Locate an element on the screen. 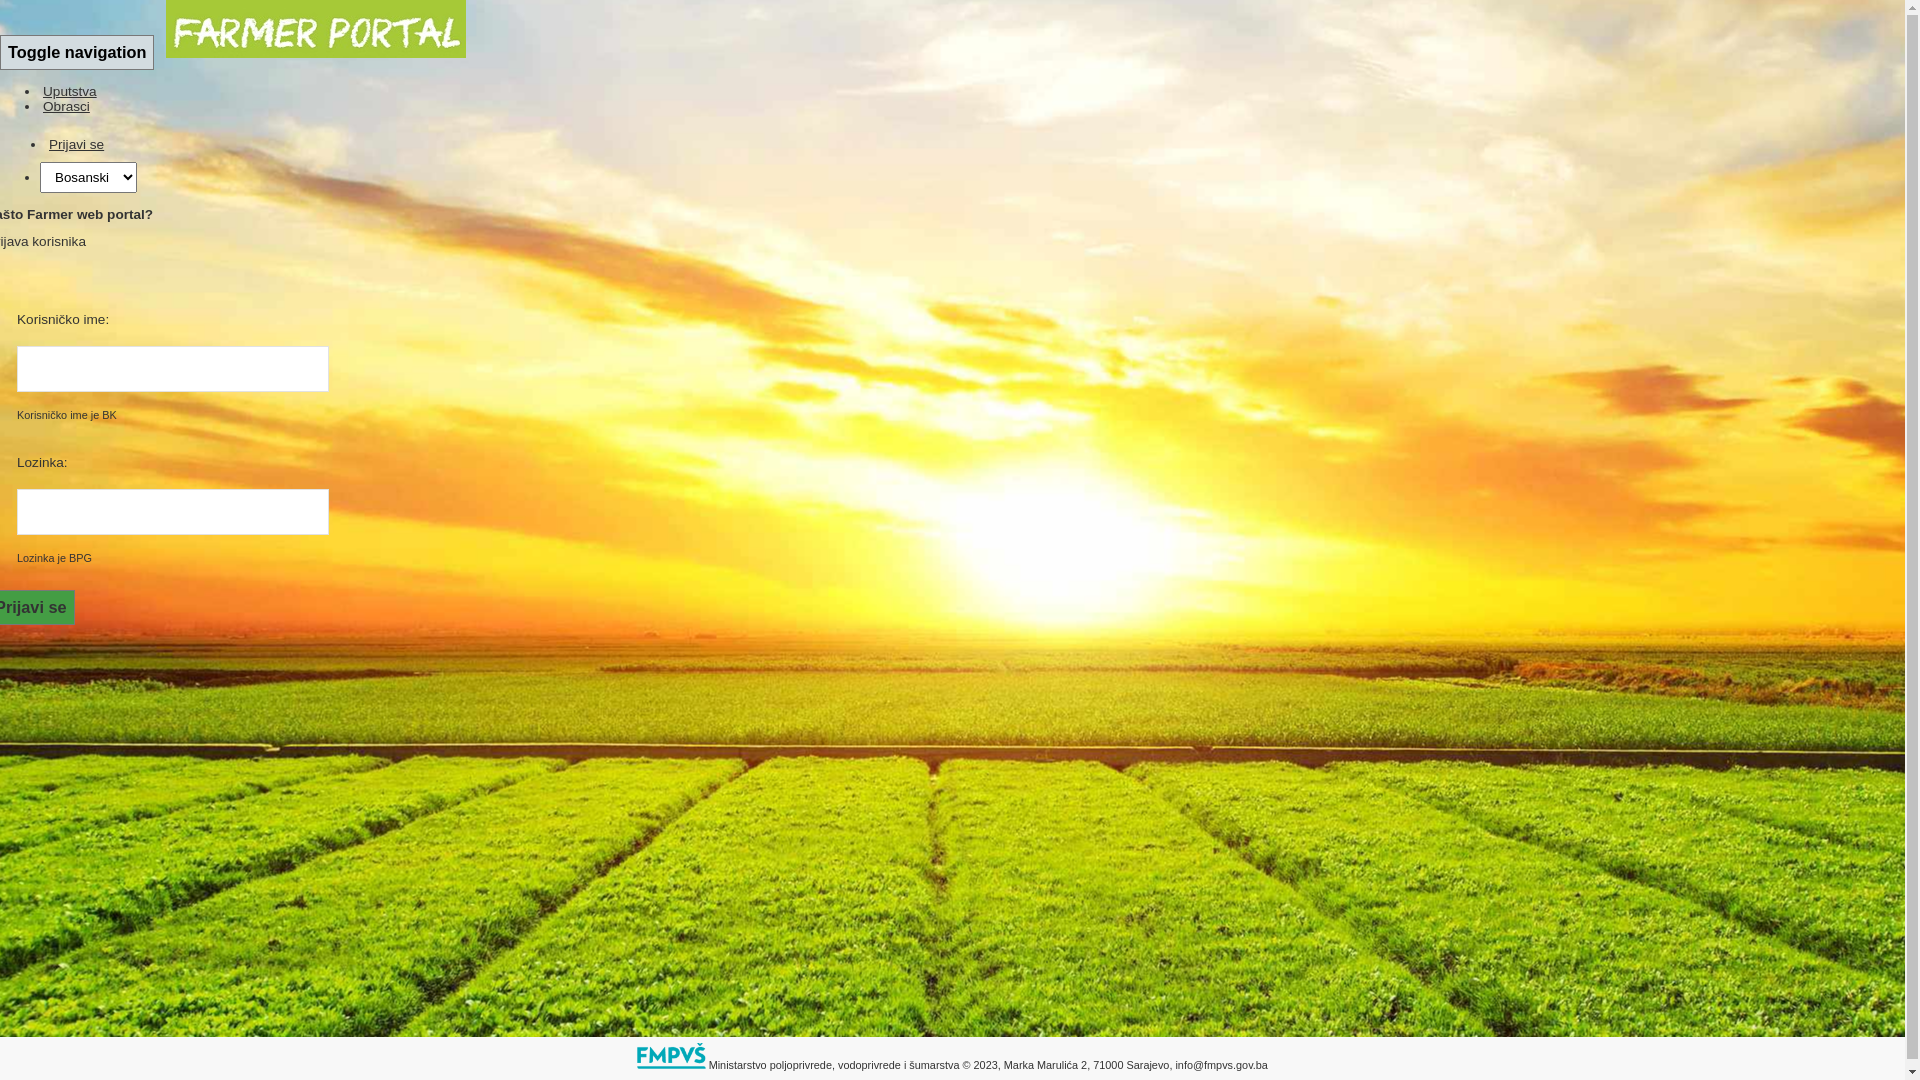 Image resolution: width=1920 pixels, height=1080 pixels. 'Toggle navigation' is located at coordinates (0, 51).